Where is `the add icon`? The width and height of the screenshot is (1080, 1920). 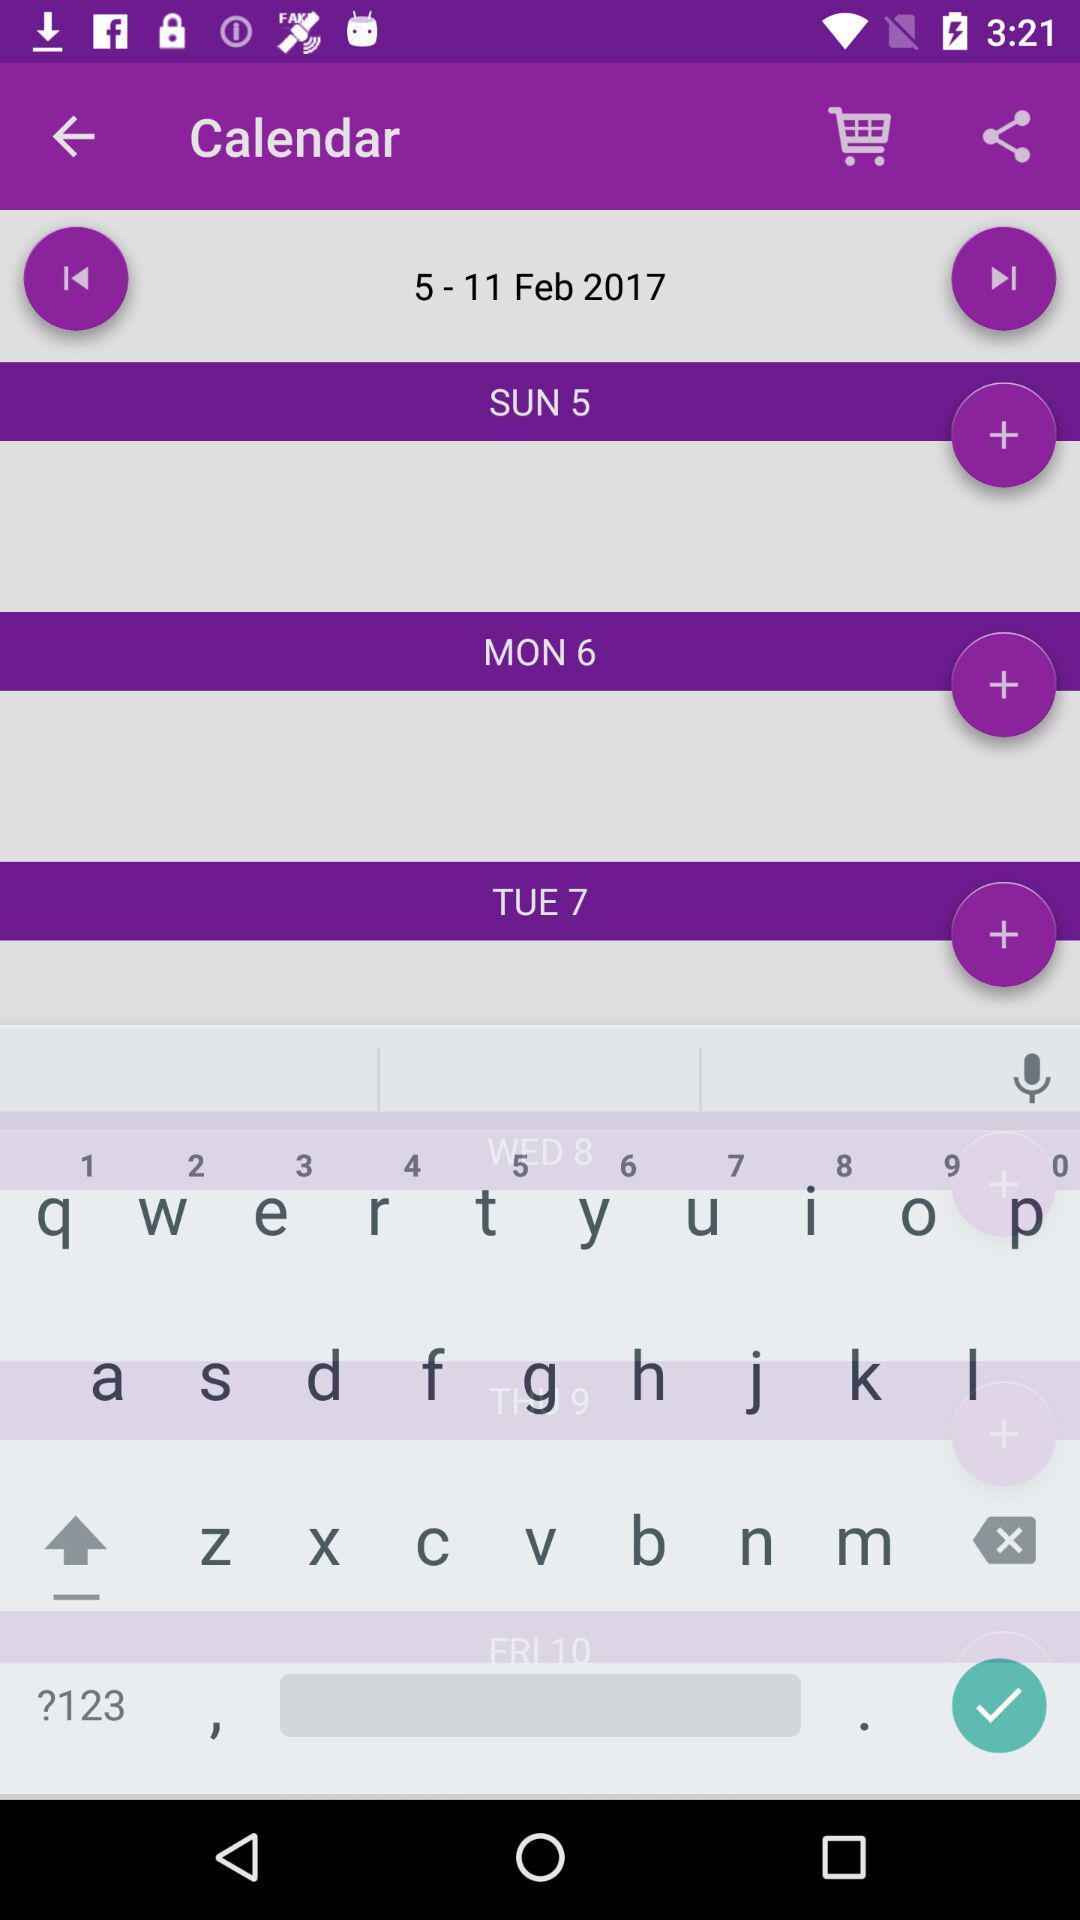
the add icon is located at coordinates (1003, 441).